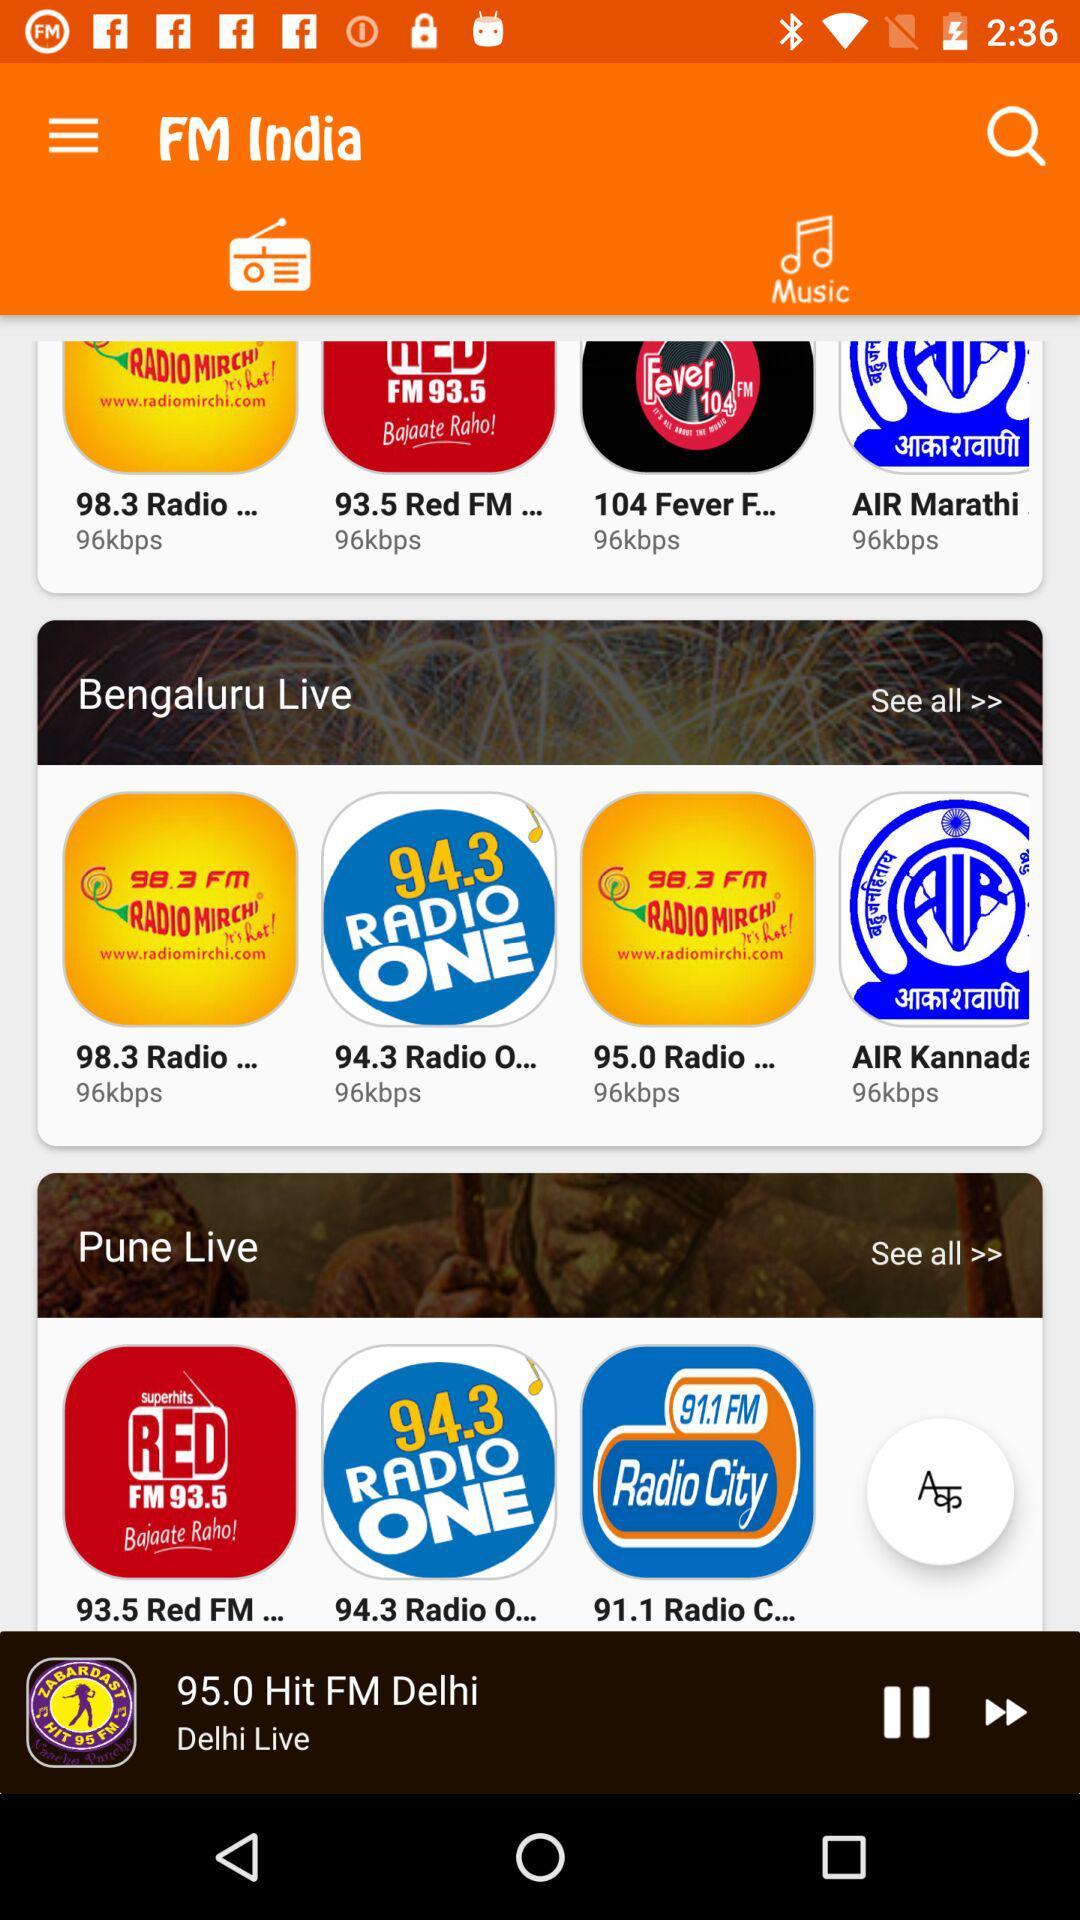 Image resolution: width=1080 pixels, height=1920 pixels. I want to click on music tab, so click(810, 251).